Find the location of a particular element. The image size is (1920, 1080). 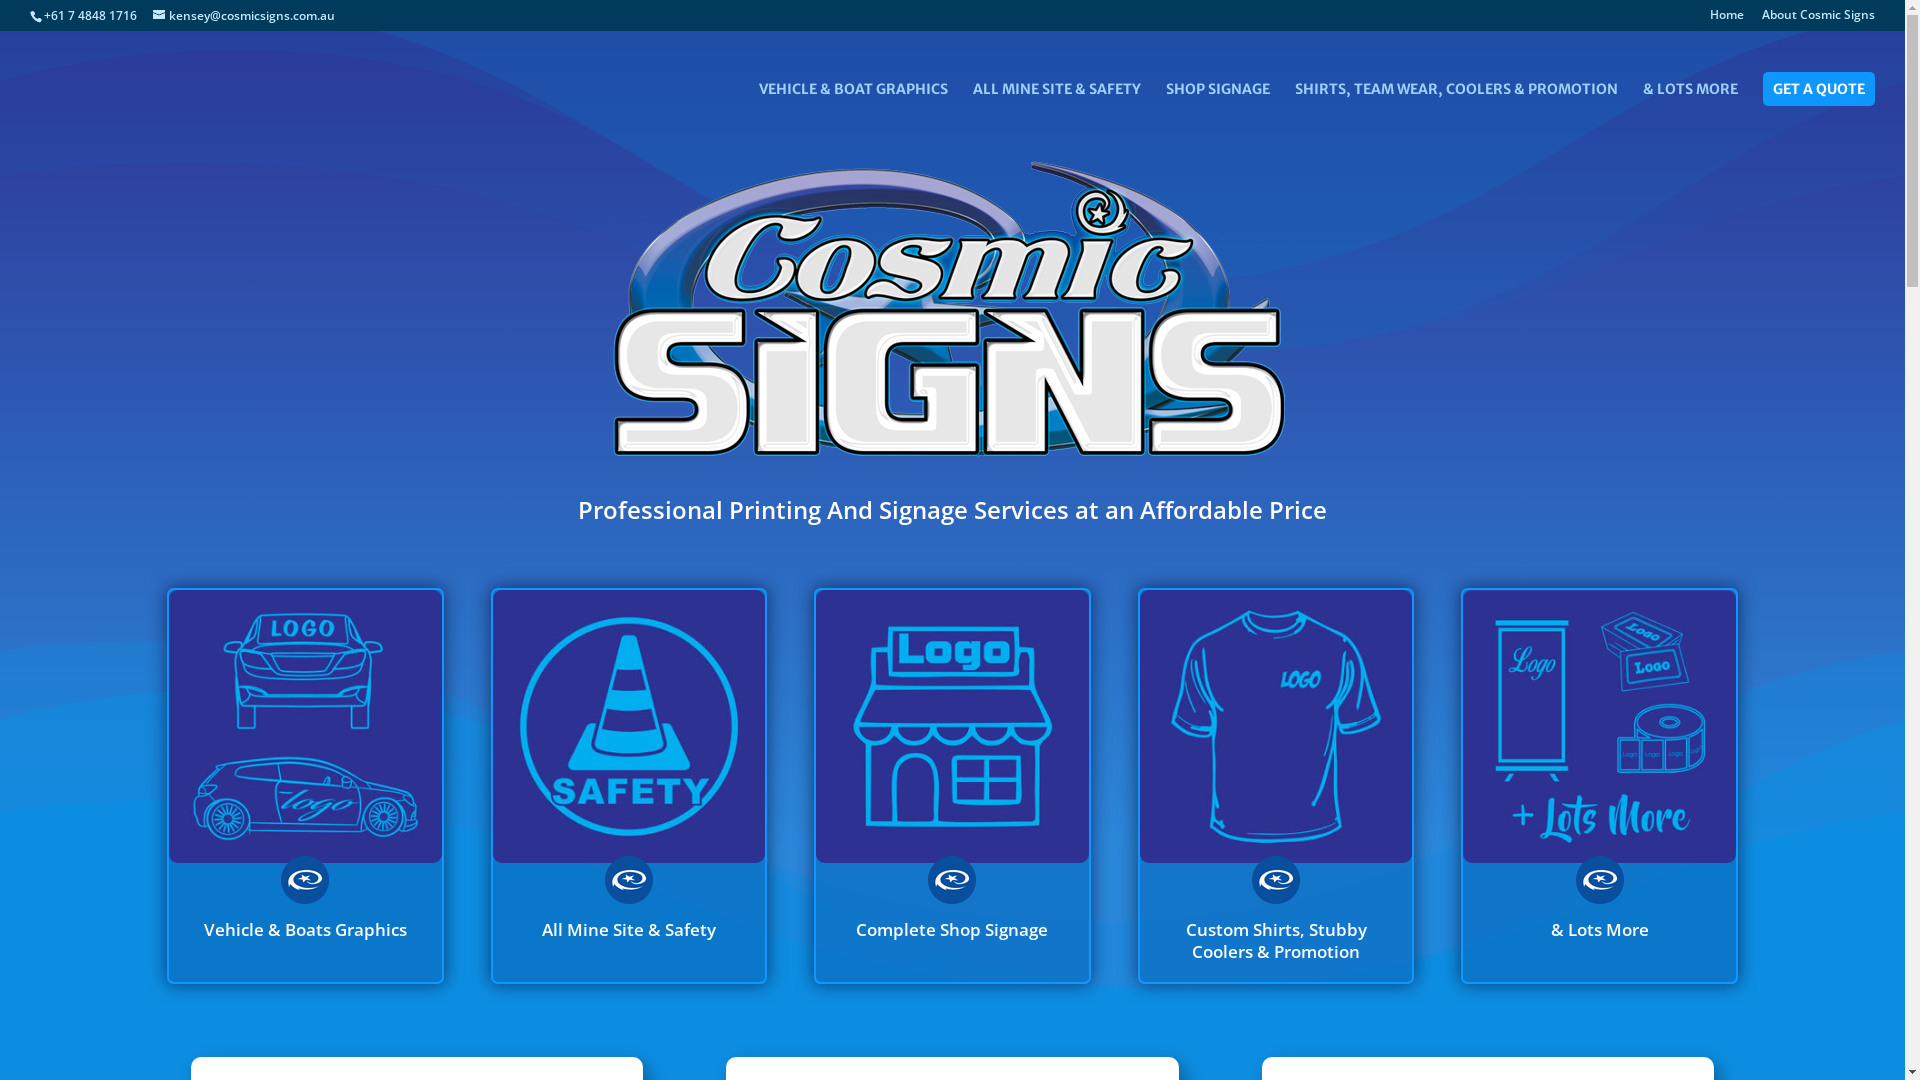

'SHOP SIGNAGE' is located at coordinates (1217, 99).